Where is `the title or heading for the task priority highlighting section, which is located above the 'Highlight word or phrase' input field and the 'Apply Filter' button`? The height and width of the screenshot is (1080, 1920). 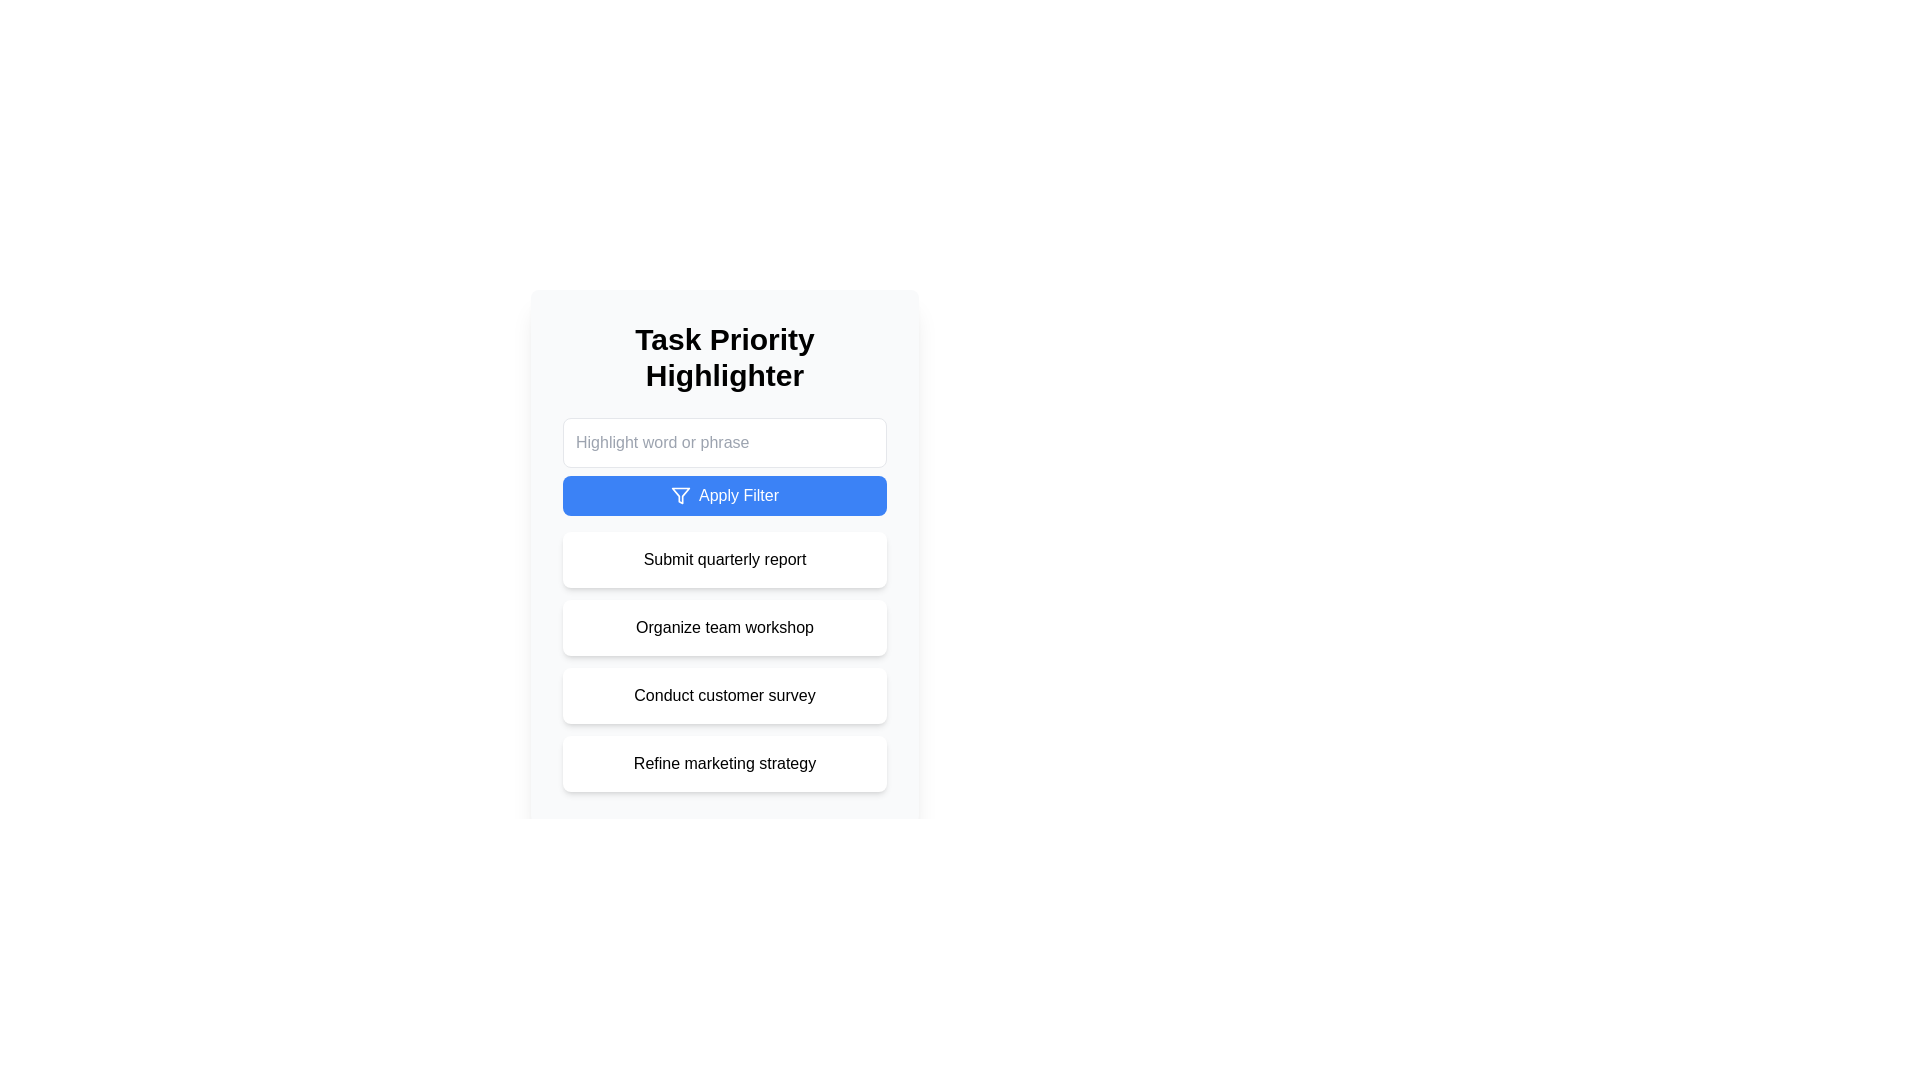
the title or heading for the task priority highlighting section, which is located above the 'Highlight word or phrase' input field and the 'Apply Filter' button is located at coordinates (723, 357).